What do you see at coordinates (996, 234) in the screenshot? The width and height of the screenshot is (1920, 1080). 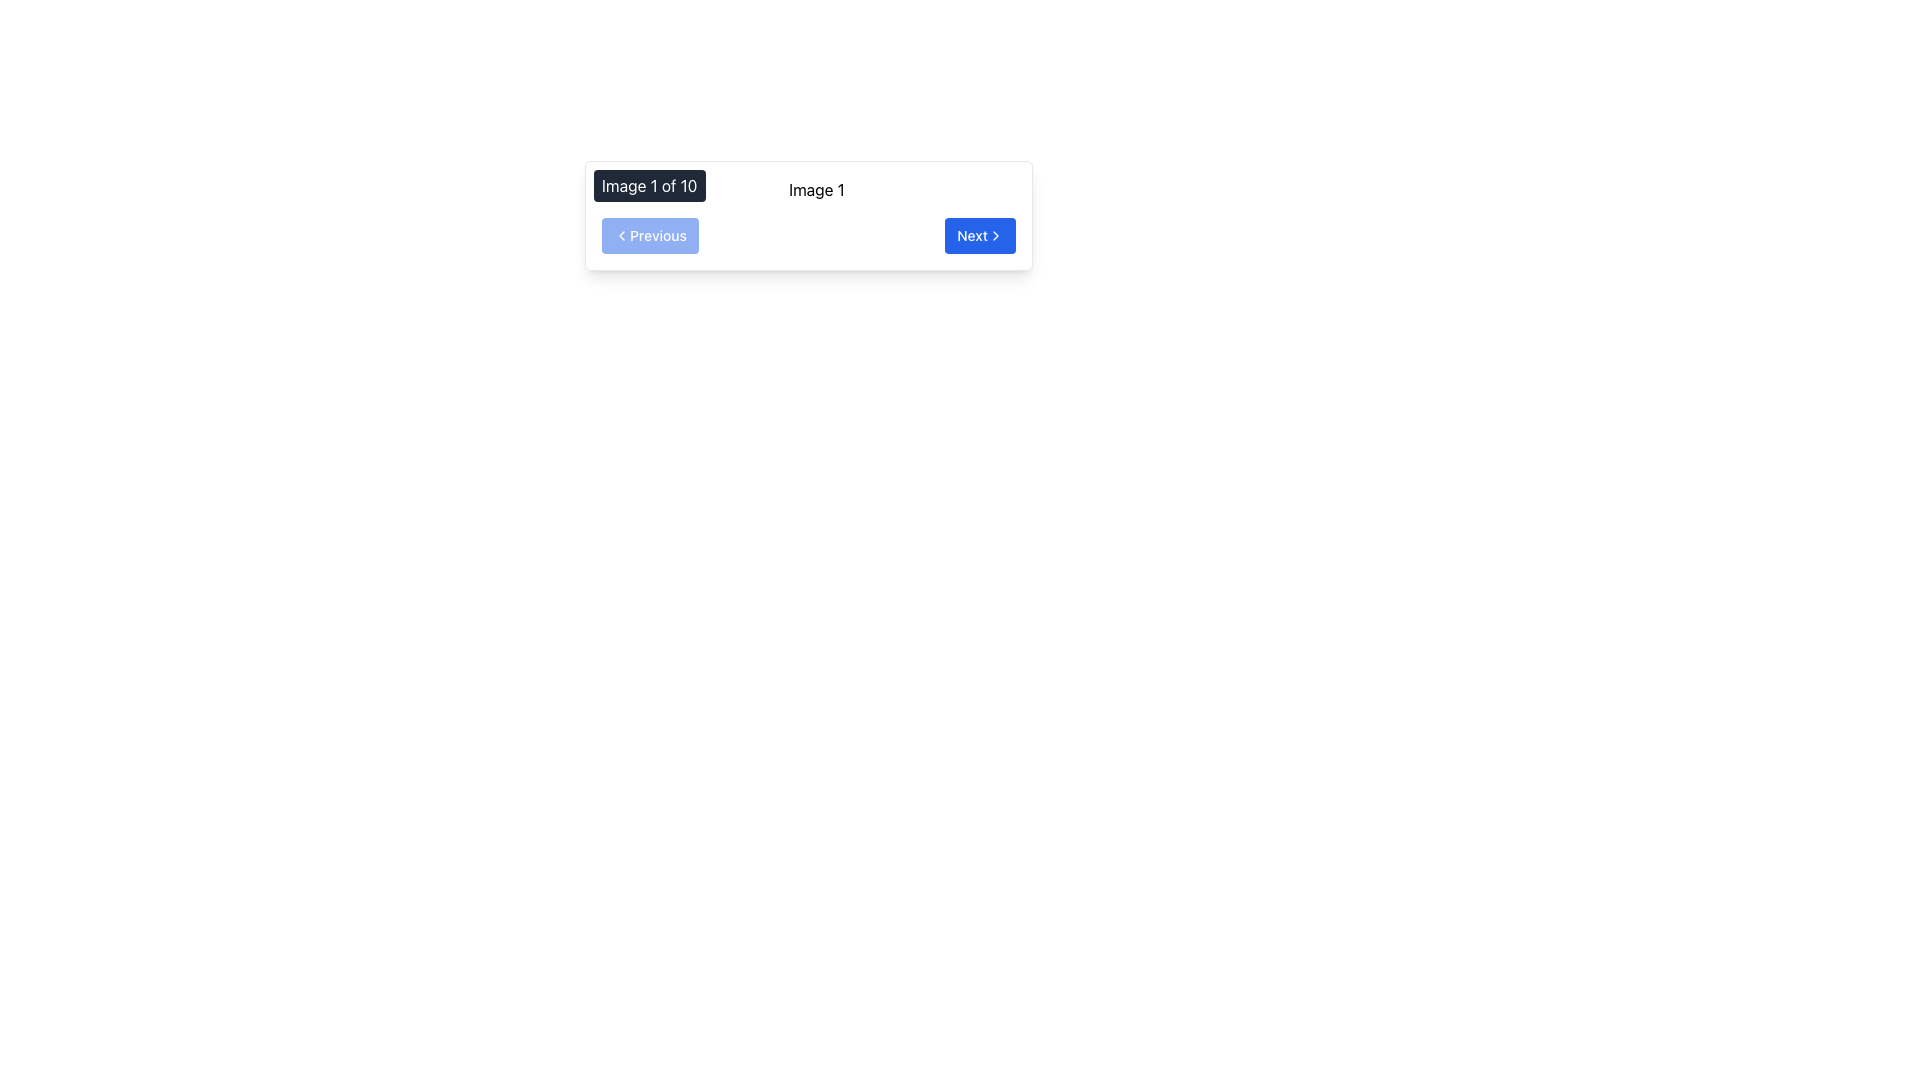 I see `the right-pointing arrow icon within the blue 'Next' button on the navigation bar` at bounding box center [996, 234].